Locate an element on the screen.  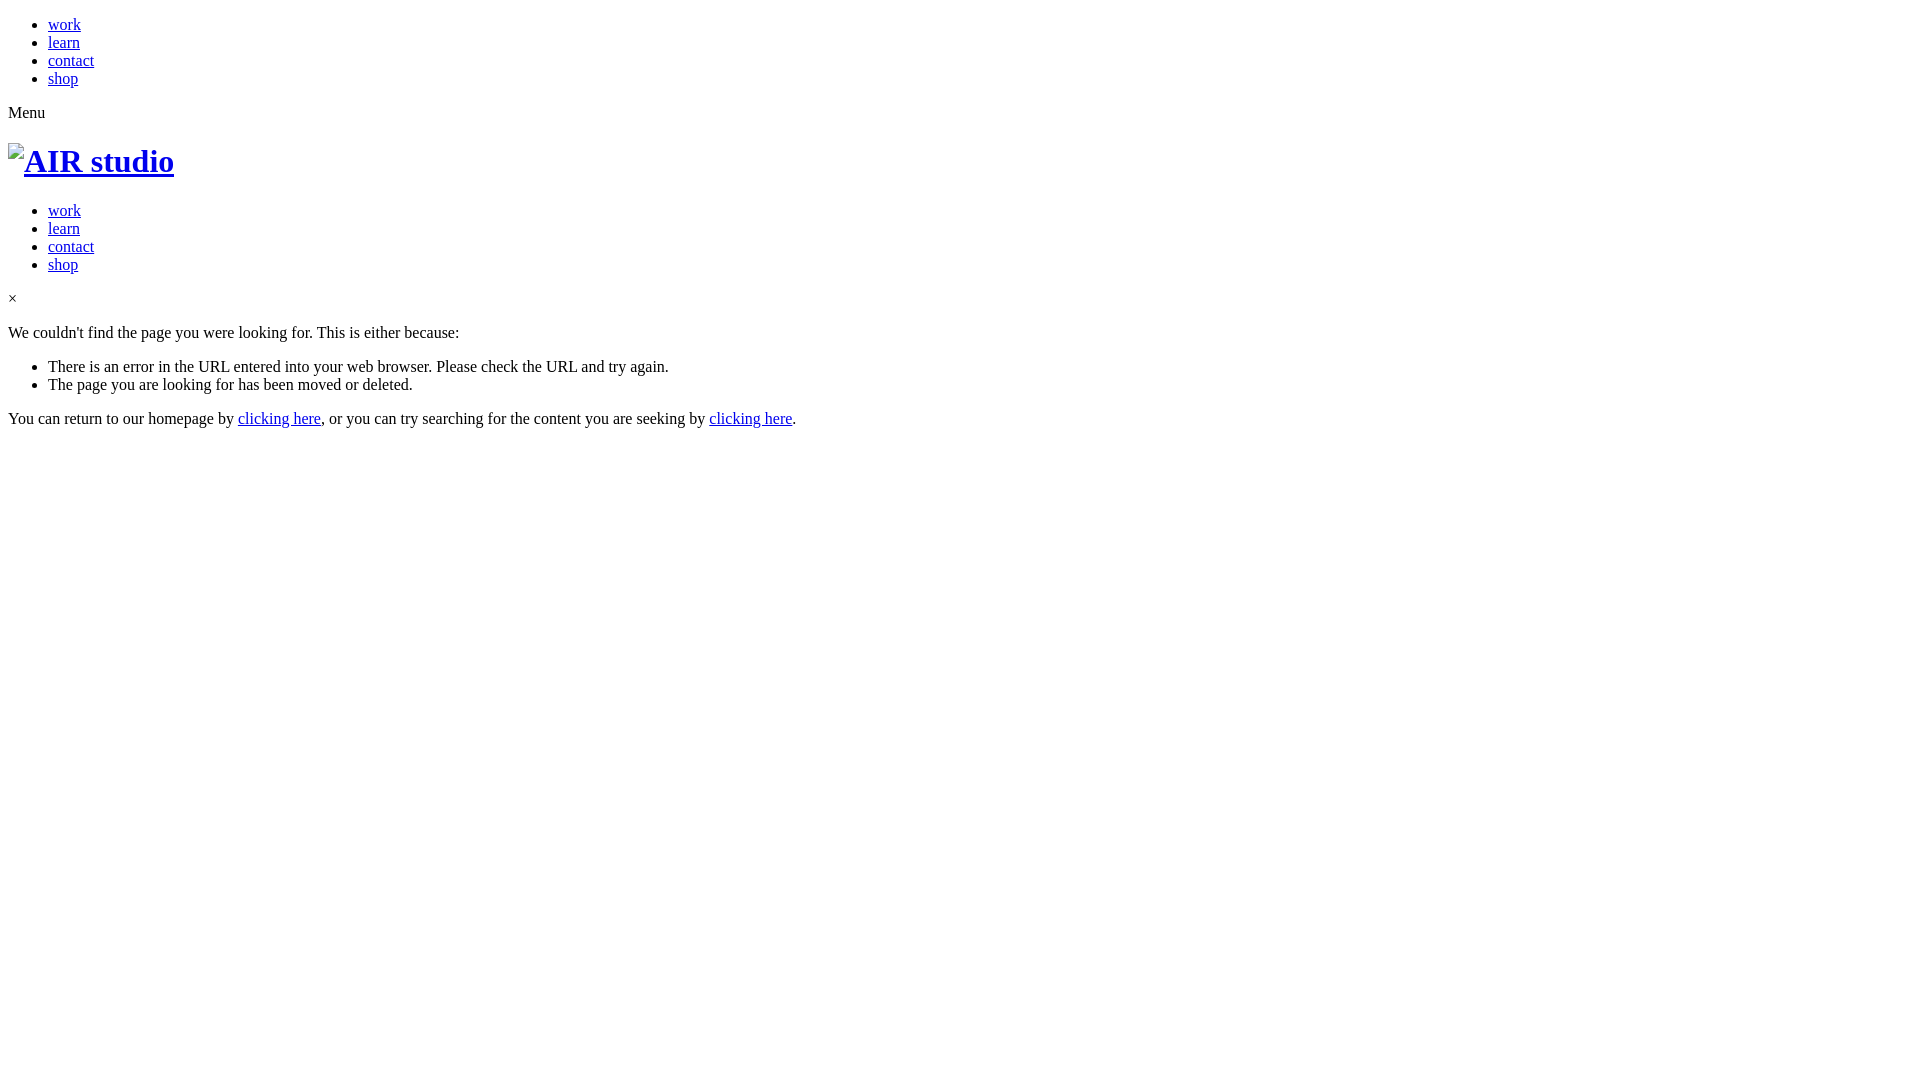
'clicking here' is located at coordinates (278, 417).